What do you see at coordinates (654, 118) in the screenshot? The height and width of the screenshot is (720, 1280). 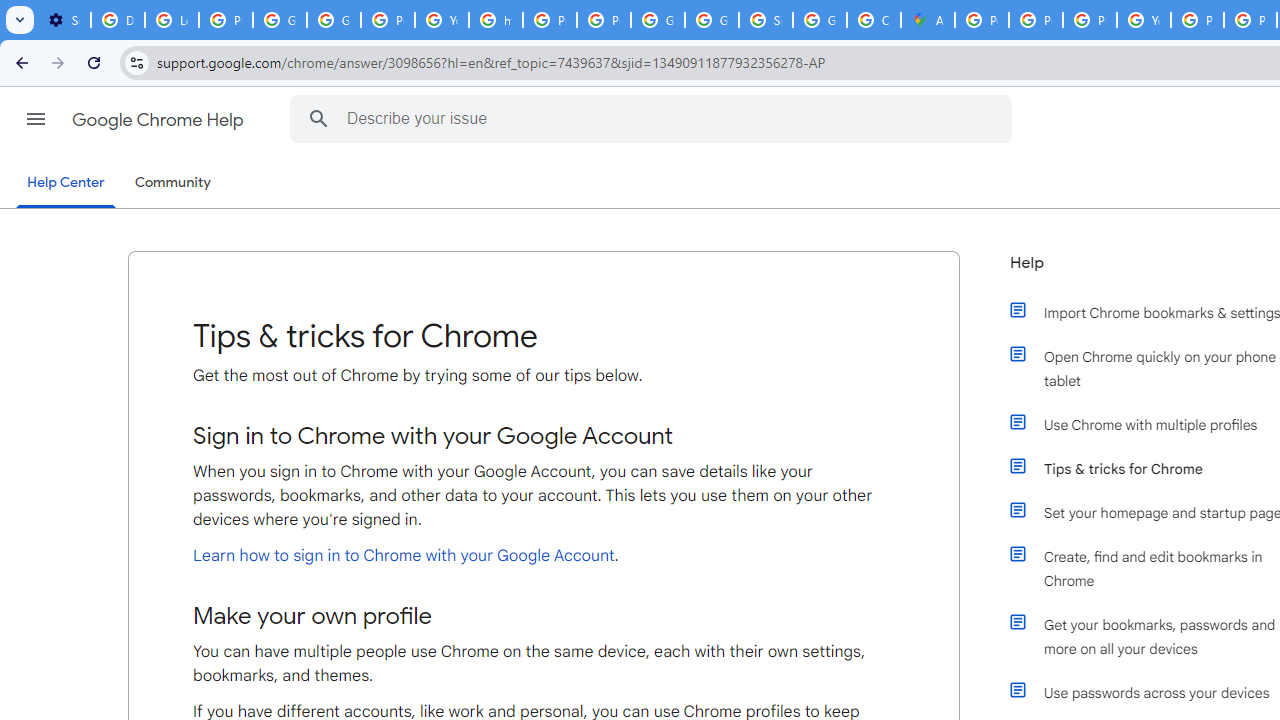 I see `'Describe your issue'` at bounding box center [654, 118].